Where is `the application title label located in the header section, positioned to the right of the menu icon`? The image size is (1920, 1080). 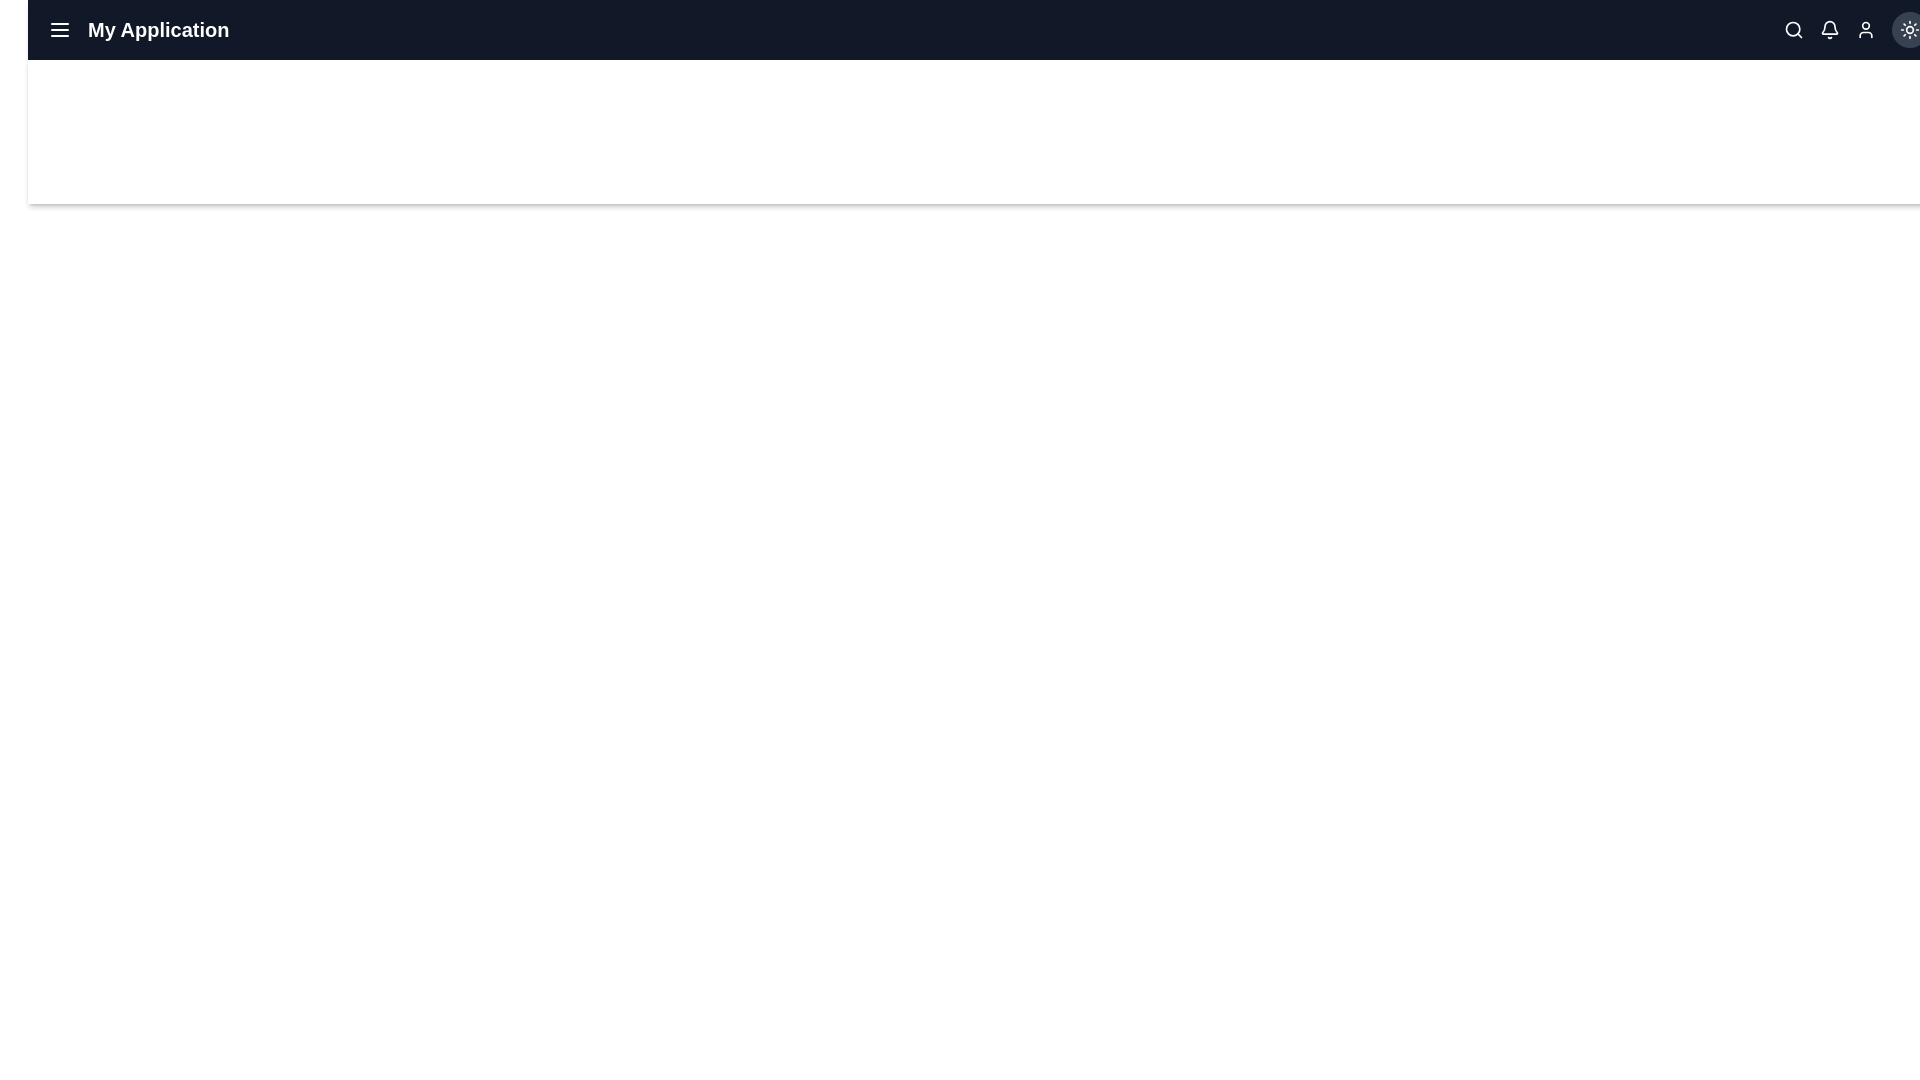
the application title label located in the header section, positioned to the right of the menu icon is located at coordinates (157, 30).